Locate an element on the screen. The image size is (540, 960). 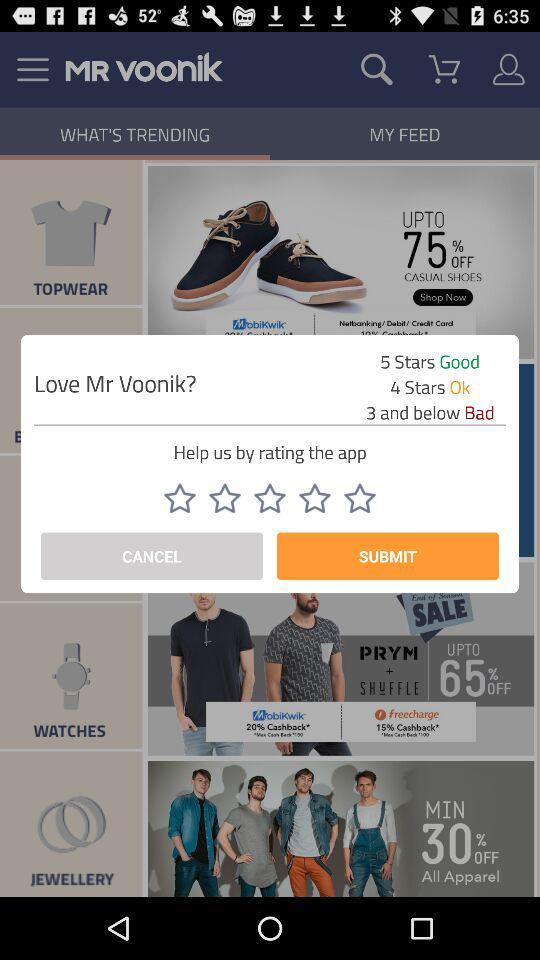
the submit is located at coordinates (387, 556).